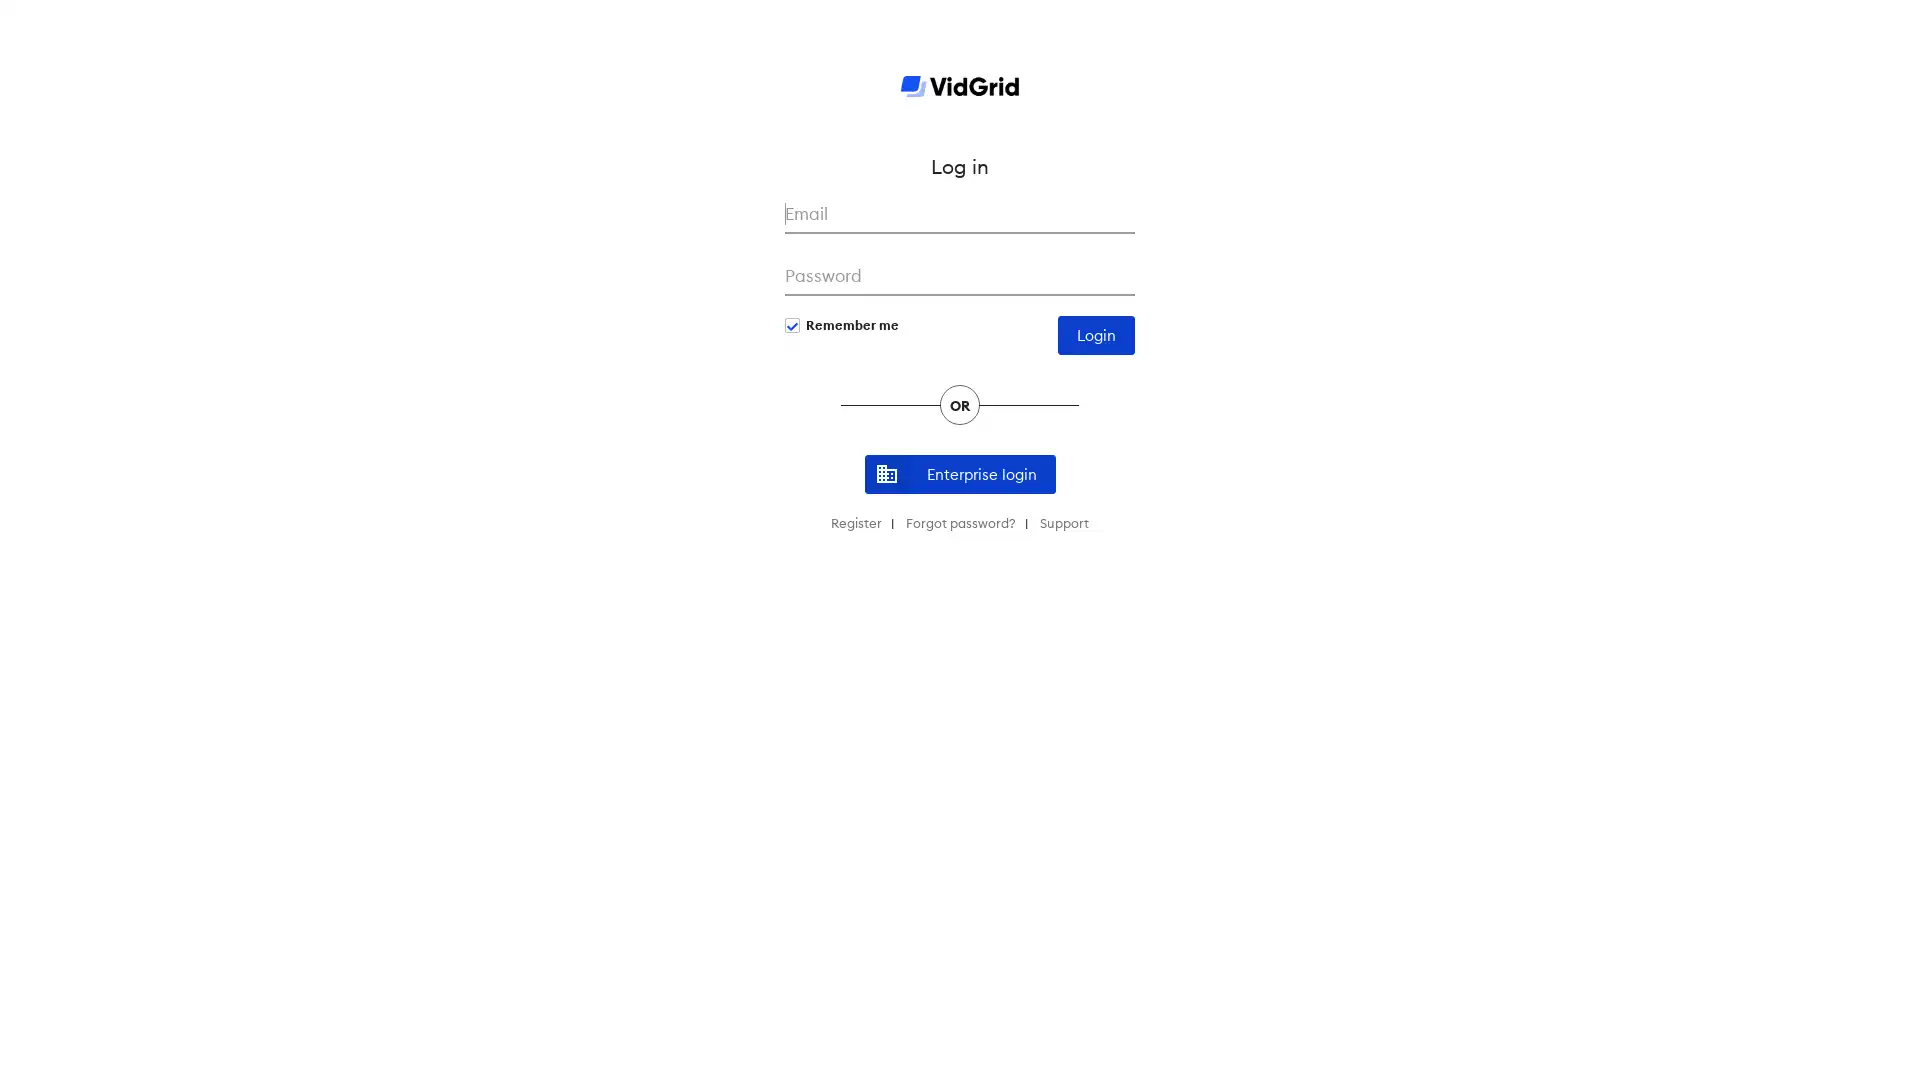 The height and width of the screenshot is (1080, 1920). Describe the element at coordinates (1095, 333) in the screenshot. I see `Login` at that location.